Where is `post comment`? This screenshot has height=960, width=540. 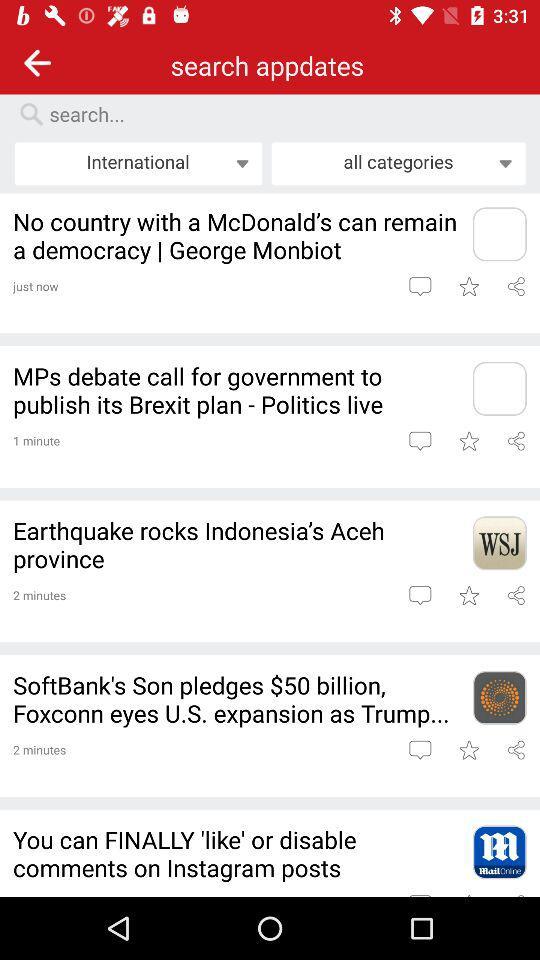 post comment is located at coordinates (419, 441).